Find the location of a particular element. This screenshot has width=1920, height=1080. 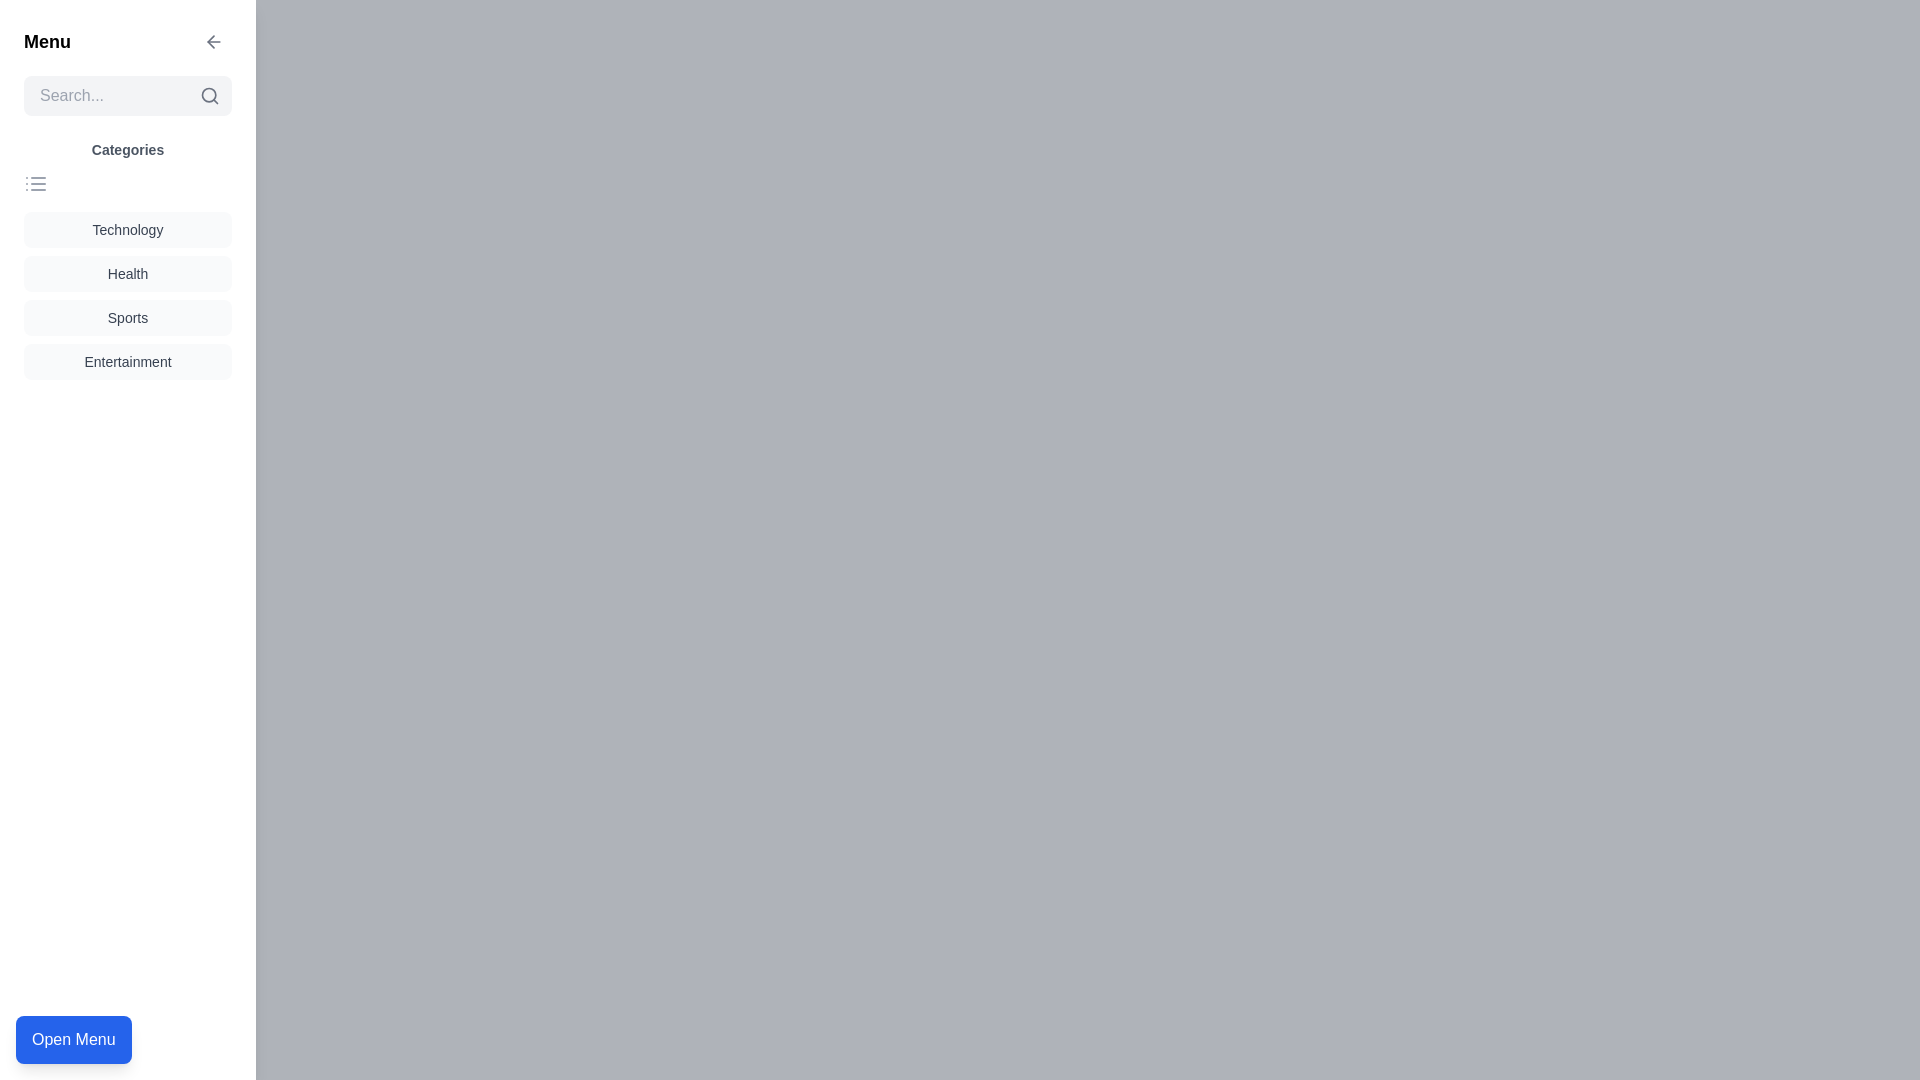

the third button in the vertical stack of category buttons under the 'Categories' heading in the left sidebar is located at coordinates (127, 316).